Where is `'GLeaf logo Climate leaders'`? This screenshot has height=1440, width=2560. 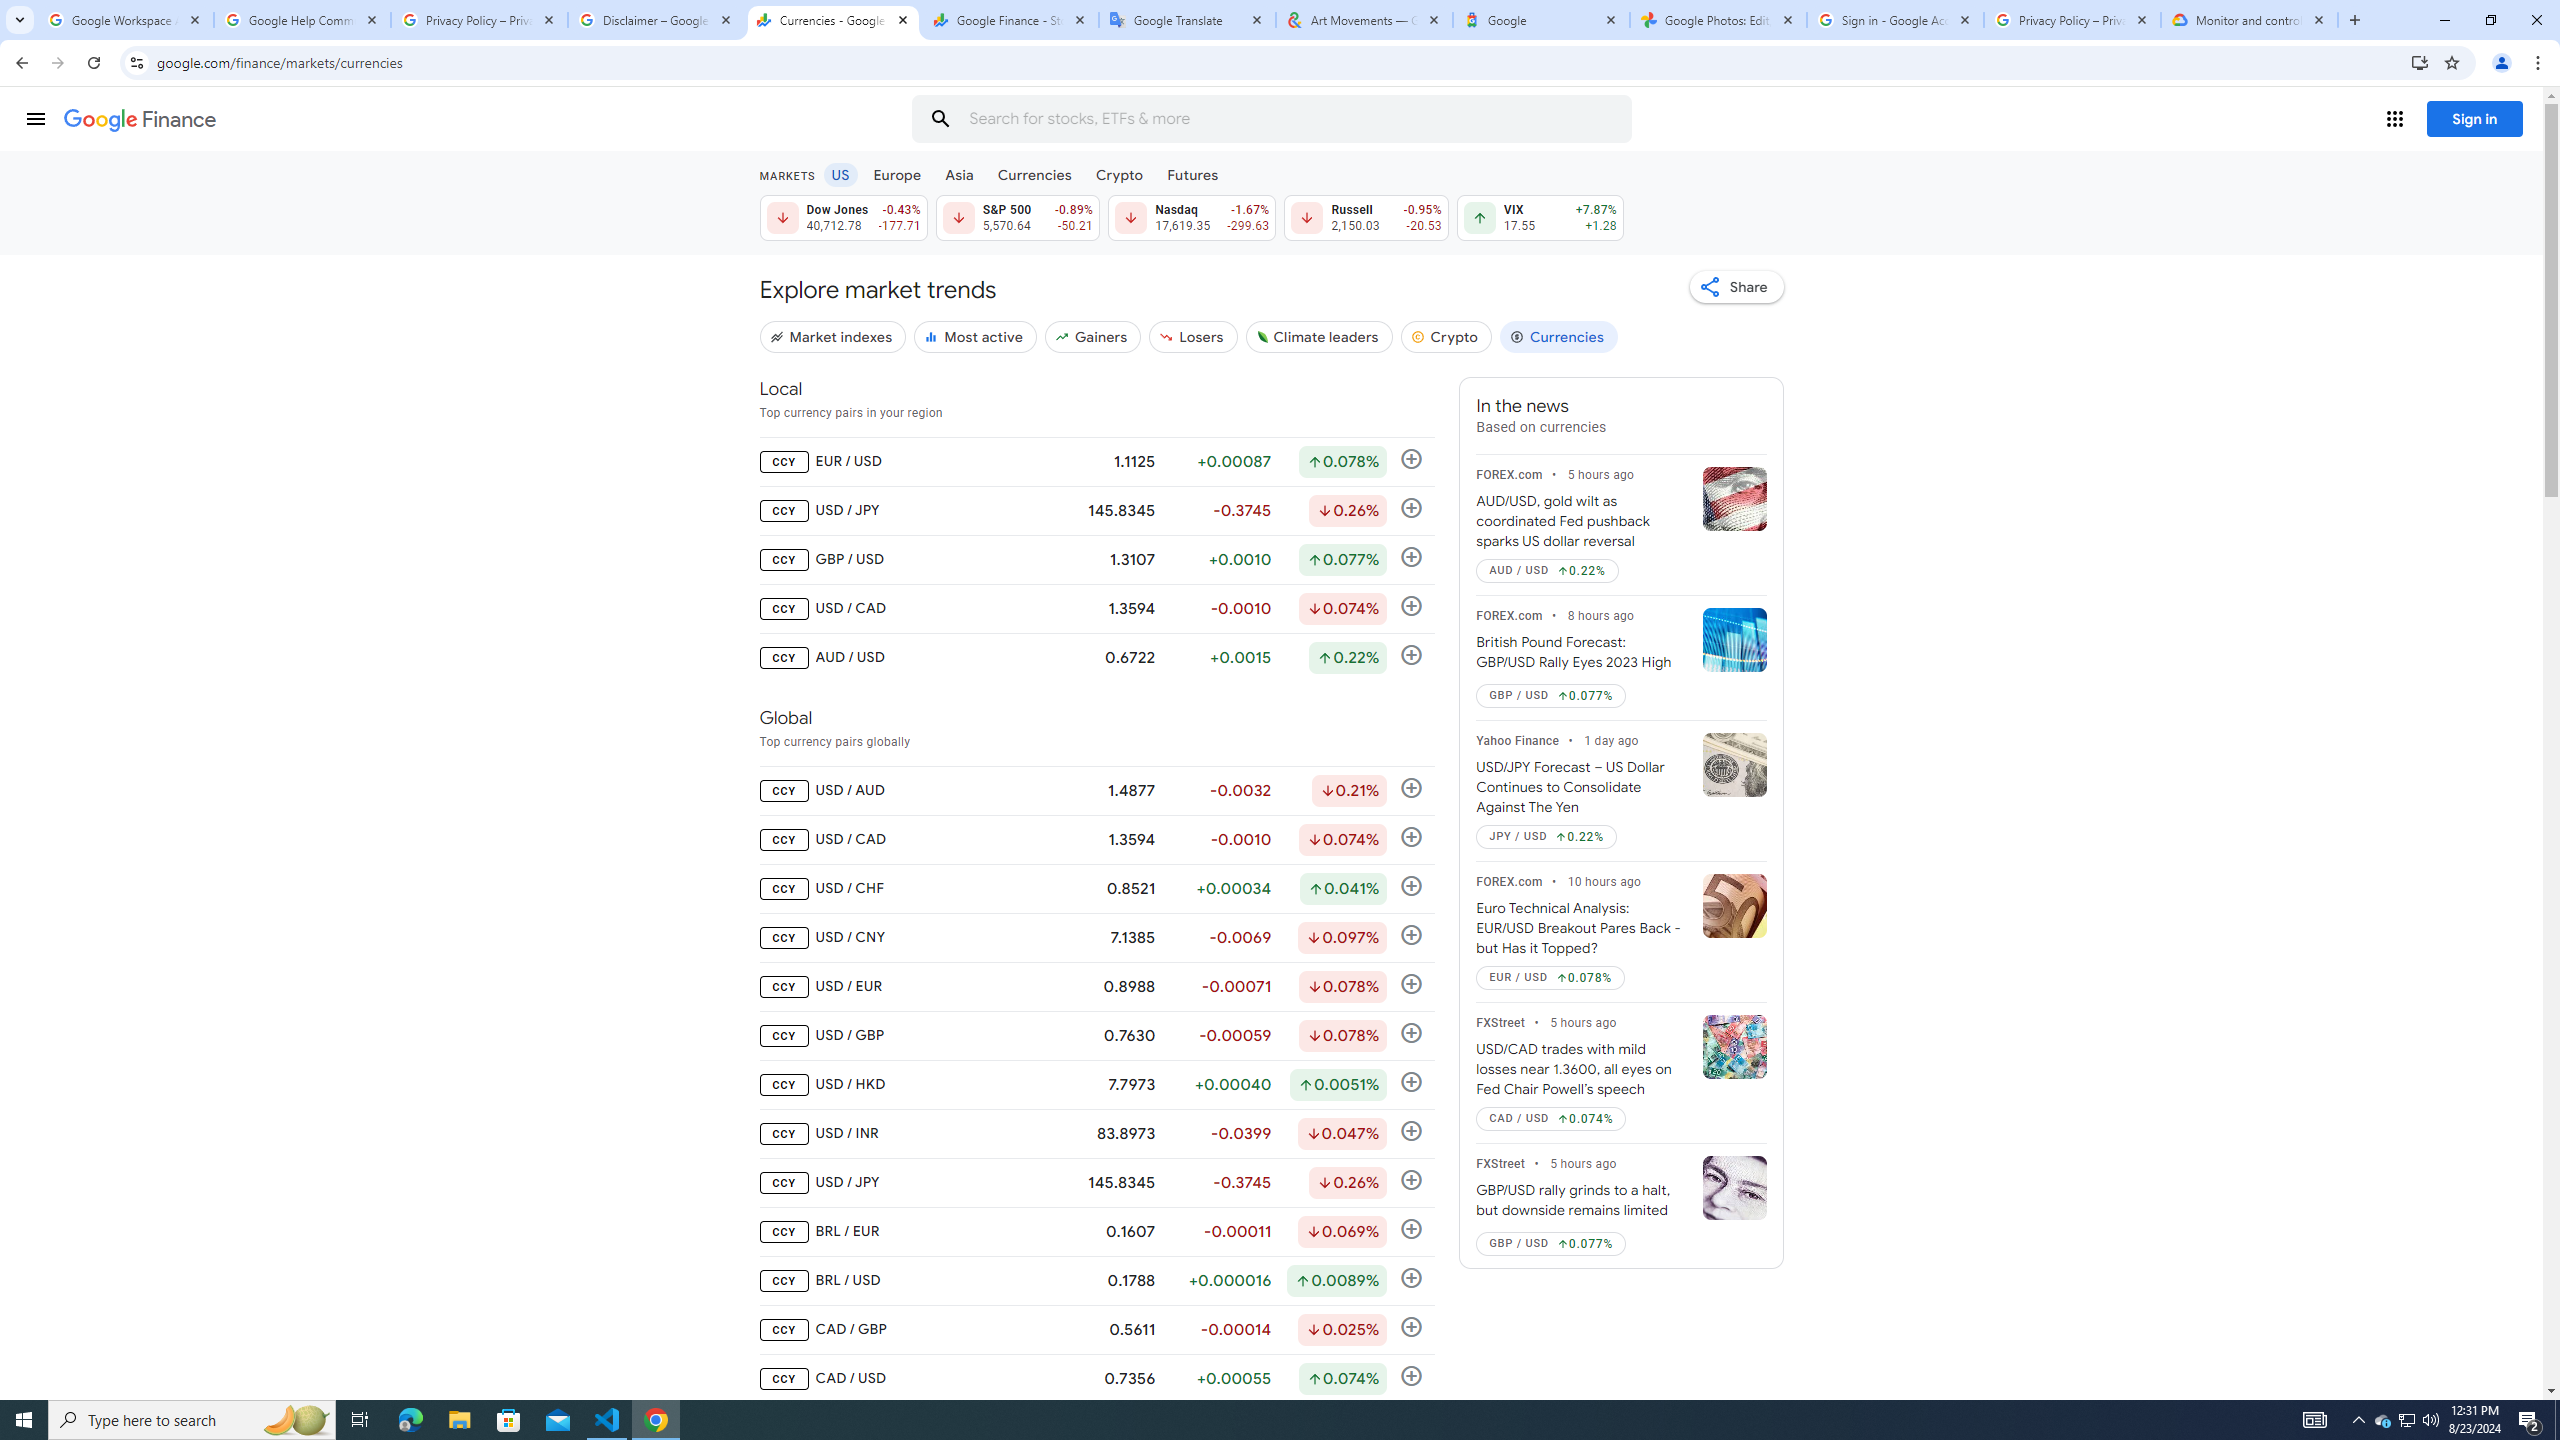
'GLeaf logo Climate leaders' is located at coordinates (1317, 336).